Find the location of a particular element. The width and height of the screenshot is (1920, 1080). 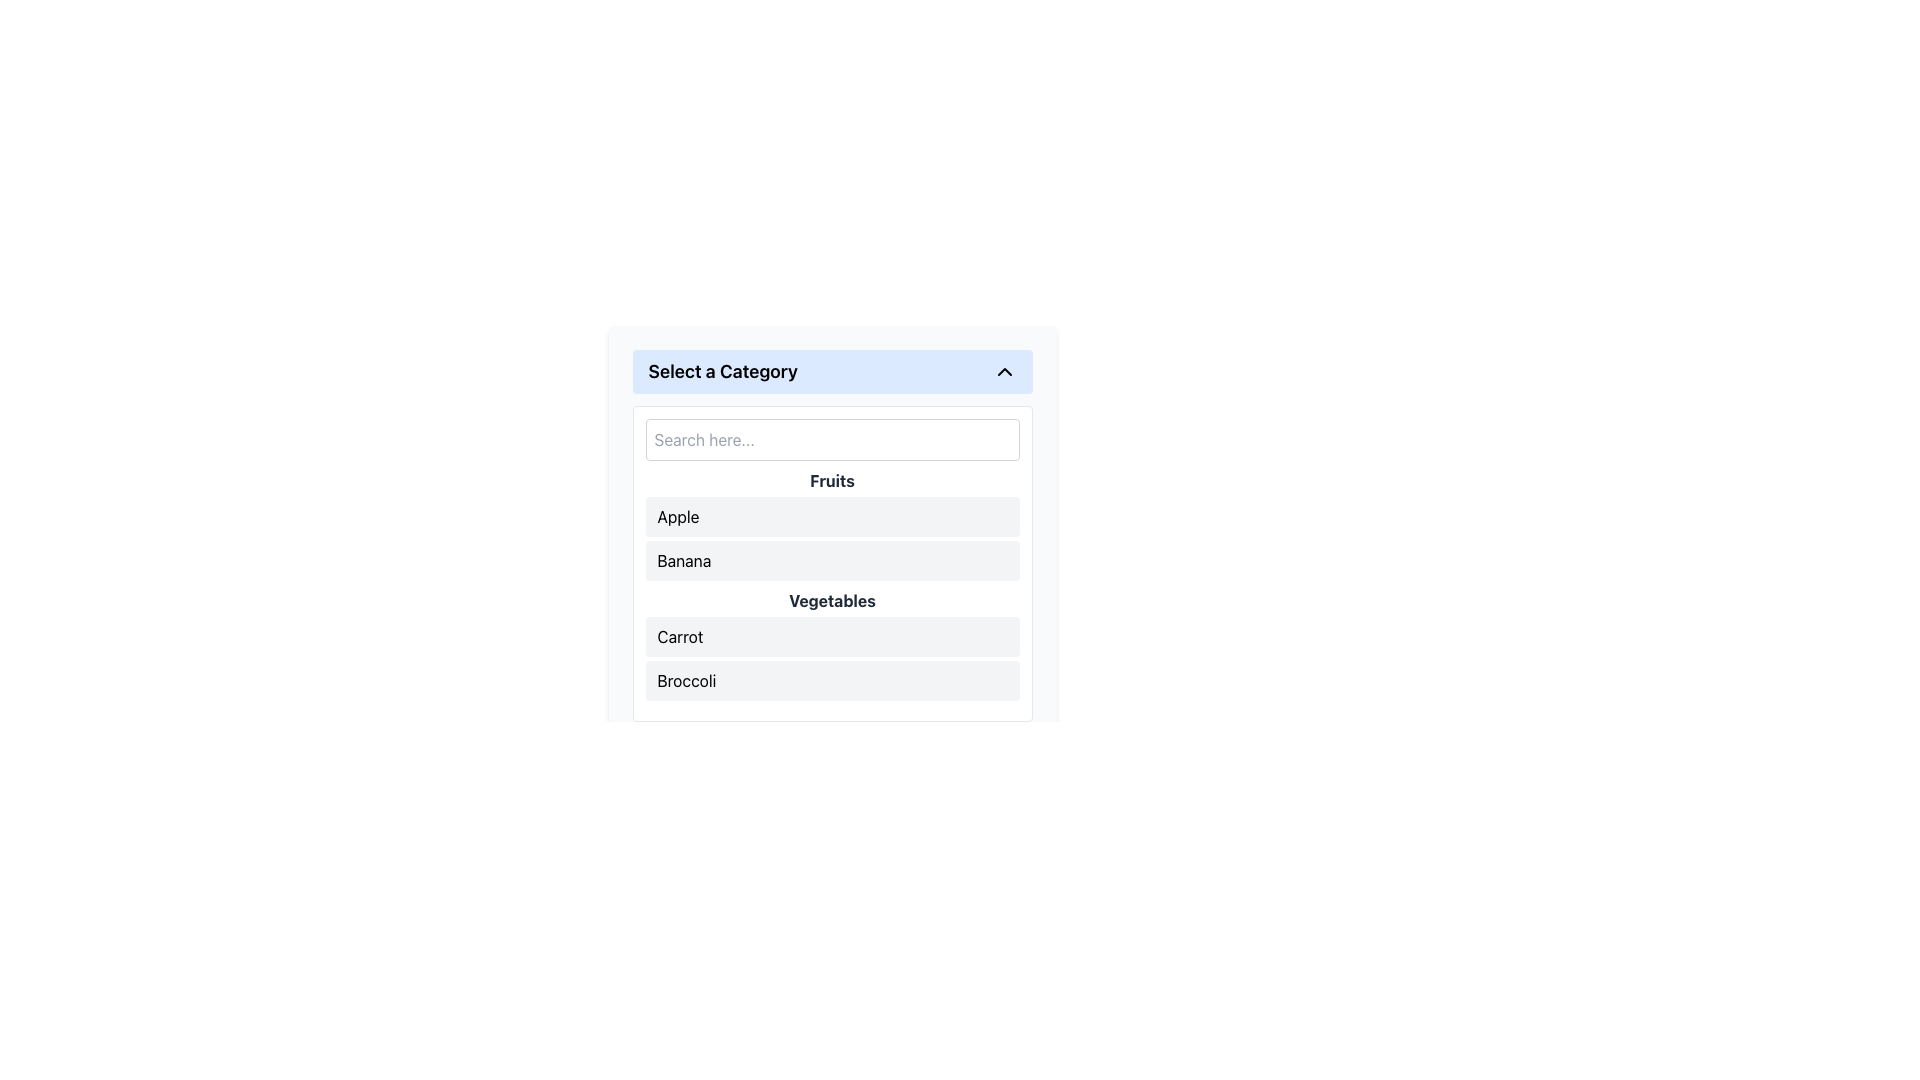

the 'Banana' selectable list item, which is the second item under the 'Fruits' category is located at coordinates (832, 560).